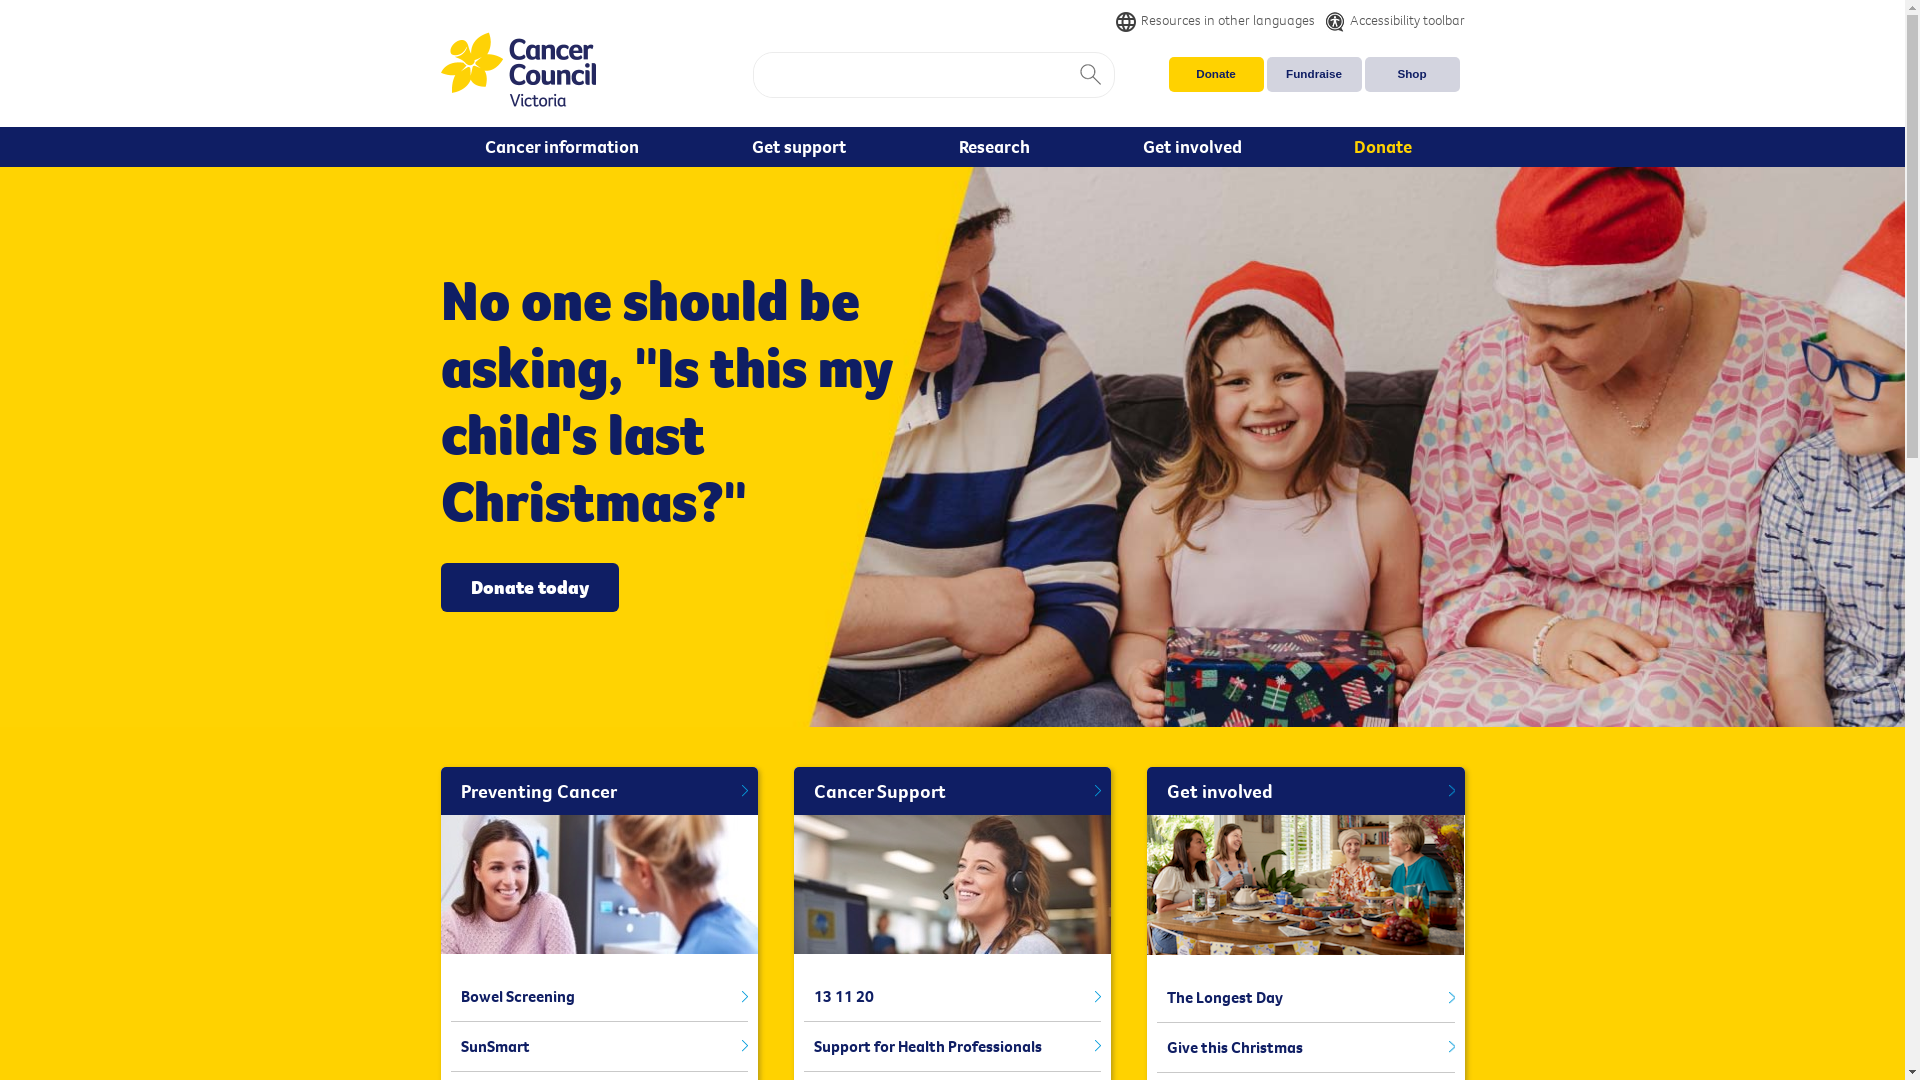 This screenshot has height=1080, width=1920. What do you see at coordinates (1088, 73) in the screenshot?
I see `'Search'` at bounding box center [1088, 73].